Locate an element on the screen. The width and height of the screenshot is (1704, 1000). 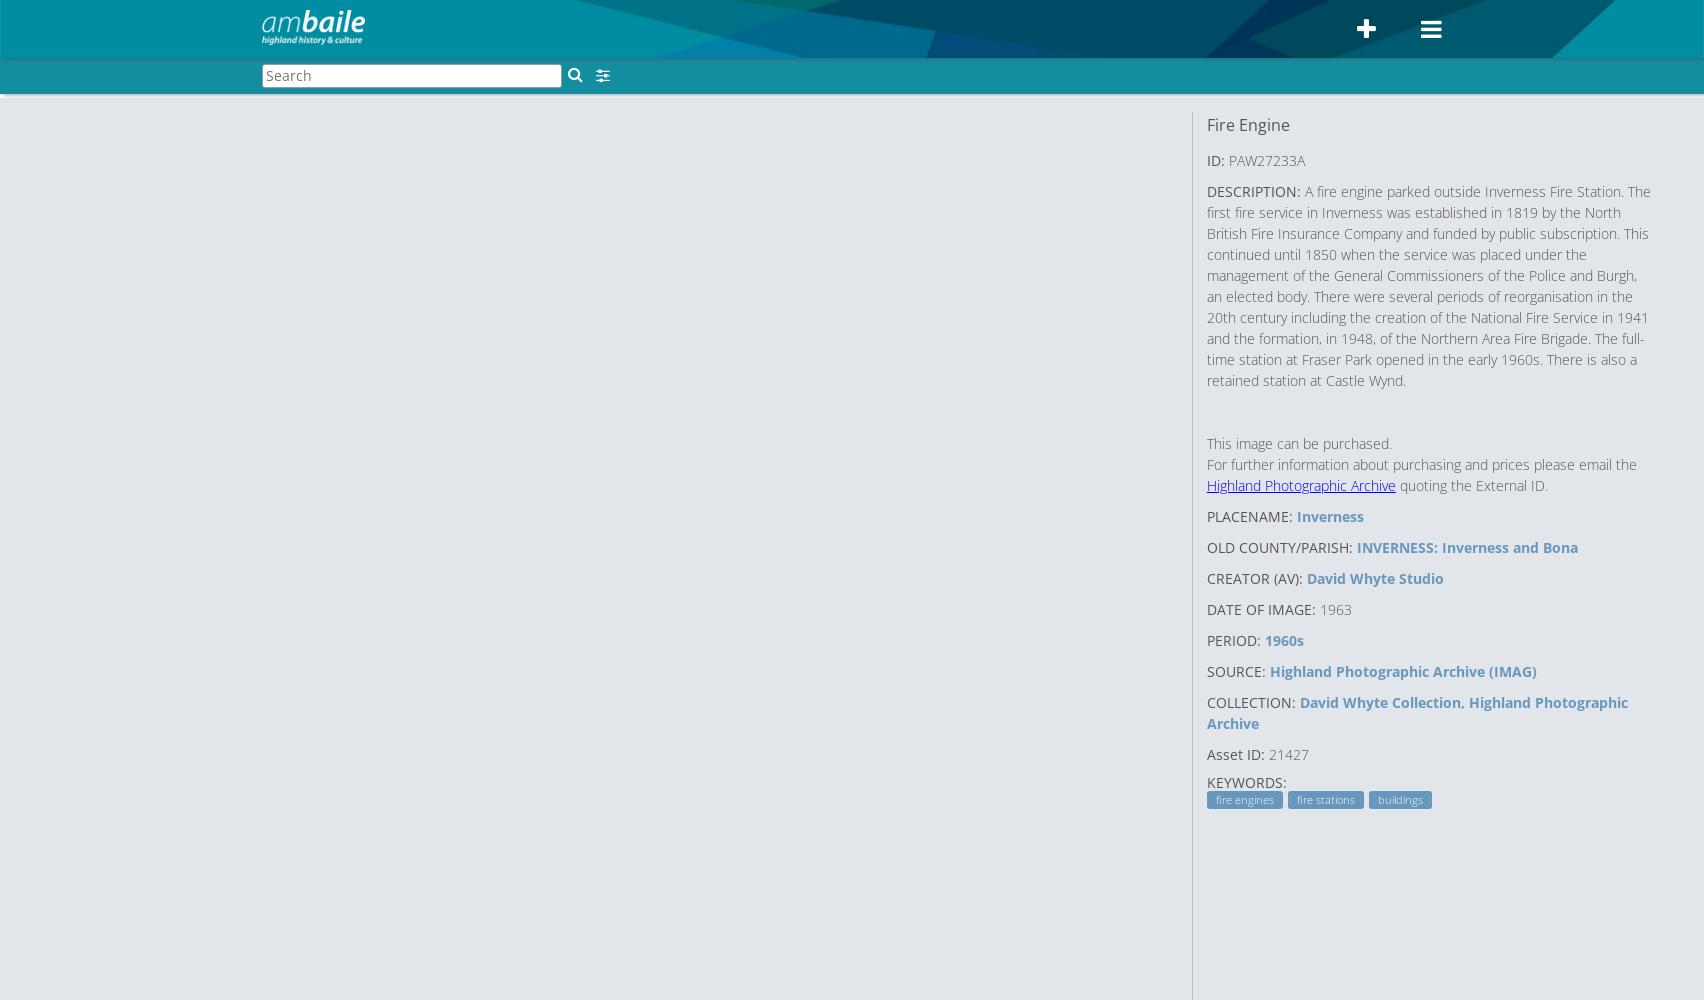
'Asset ID:' is located at coordinates (1234, 753).